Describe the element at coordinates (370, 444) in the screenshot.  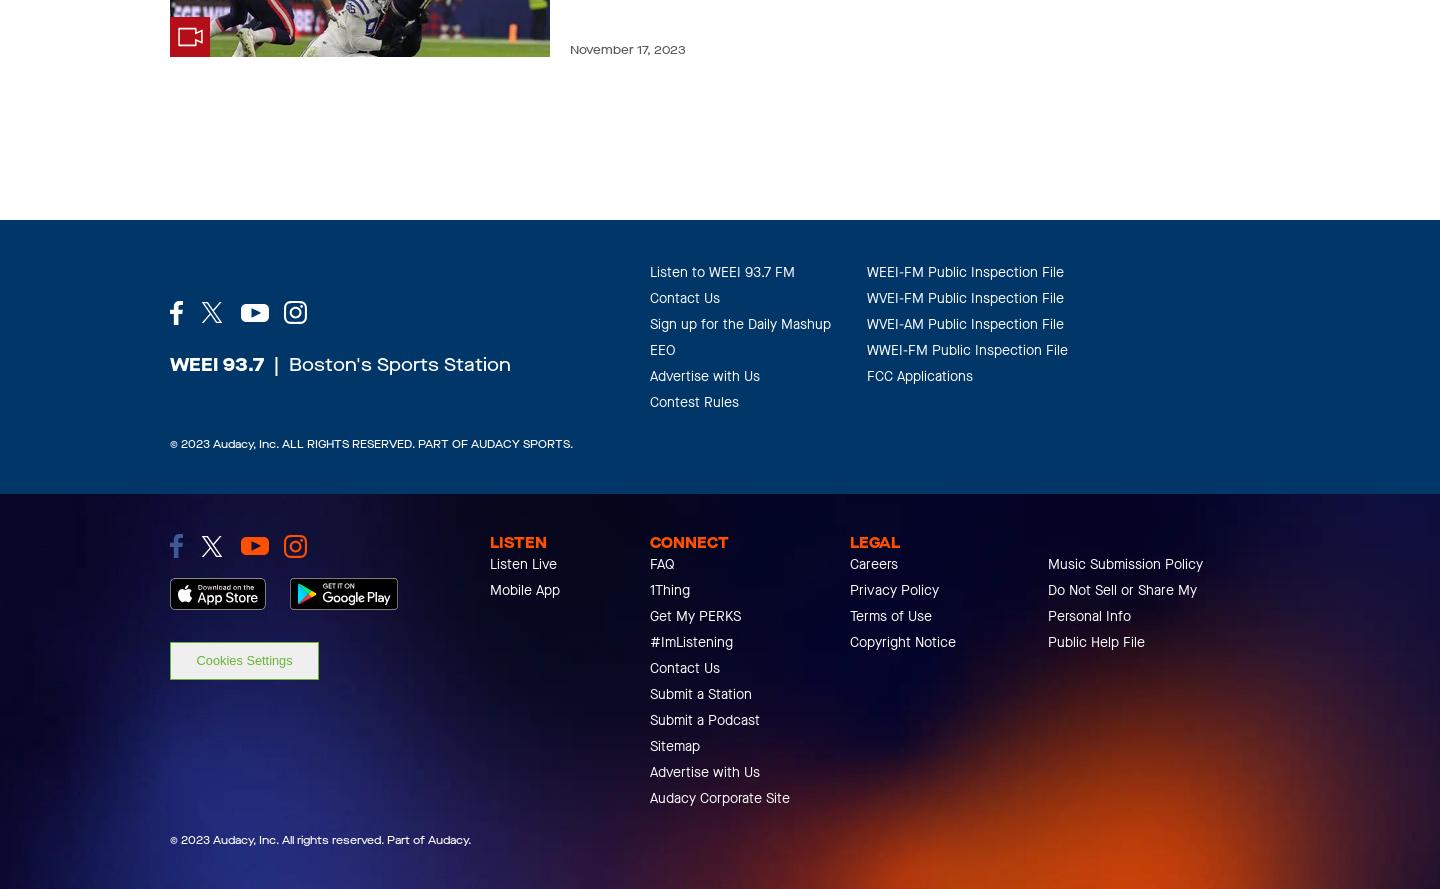
I see `'©
            2023 Audacy, Inc. ALL RIGHTS RESERVED. PART OF AUDACY SPORTS.'` at that location.